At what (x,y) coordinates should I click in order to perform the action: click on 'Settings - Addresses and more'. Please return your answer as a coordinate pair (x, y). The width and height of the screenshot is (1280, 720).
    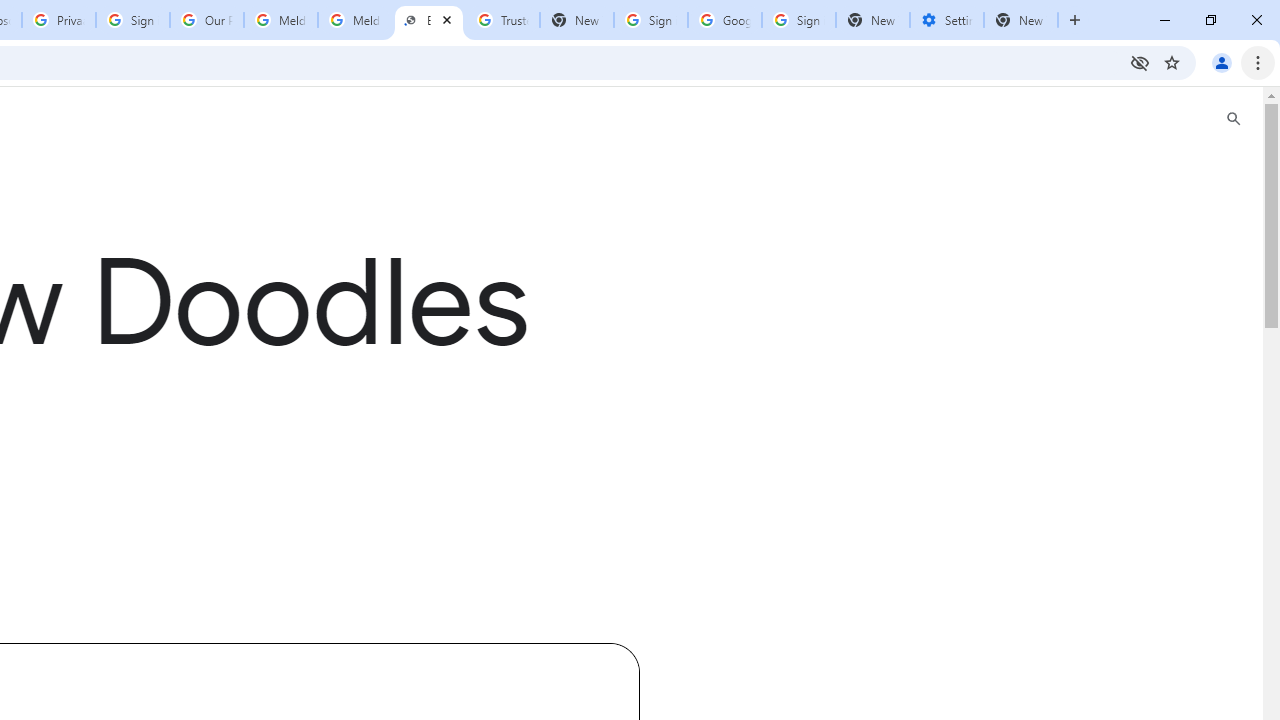
    Looking at the image, I should click on (946, 20).